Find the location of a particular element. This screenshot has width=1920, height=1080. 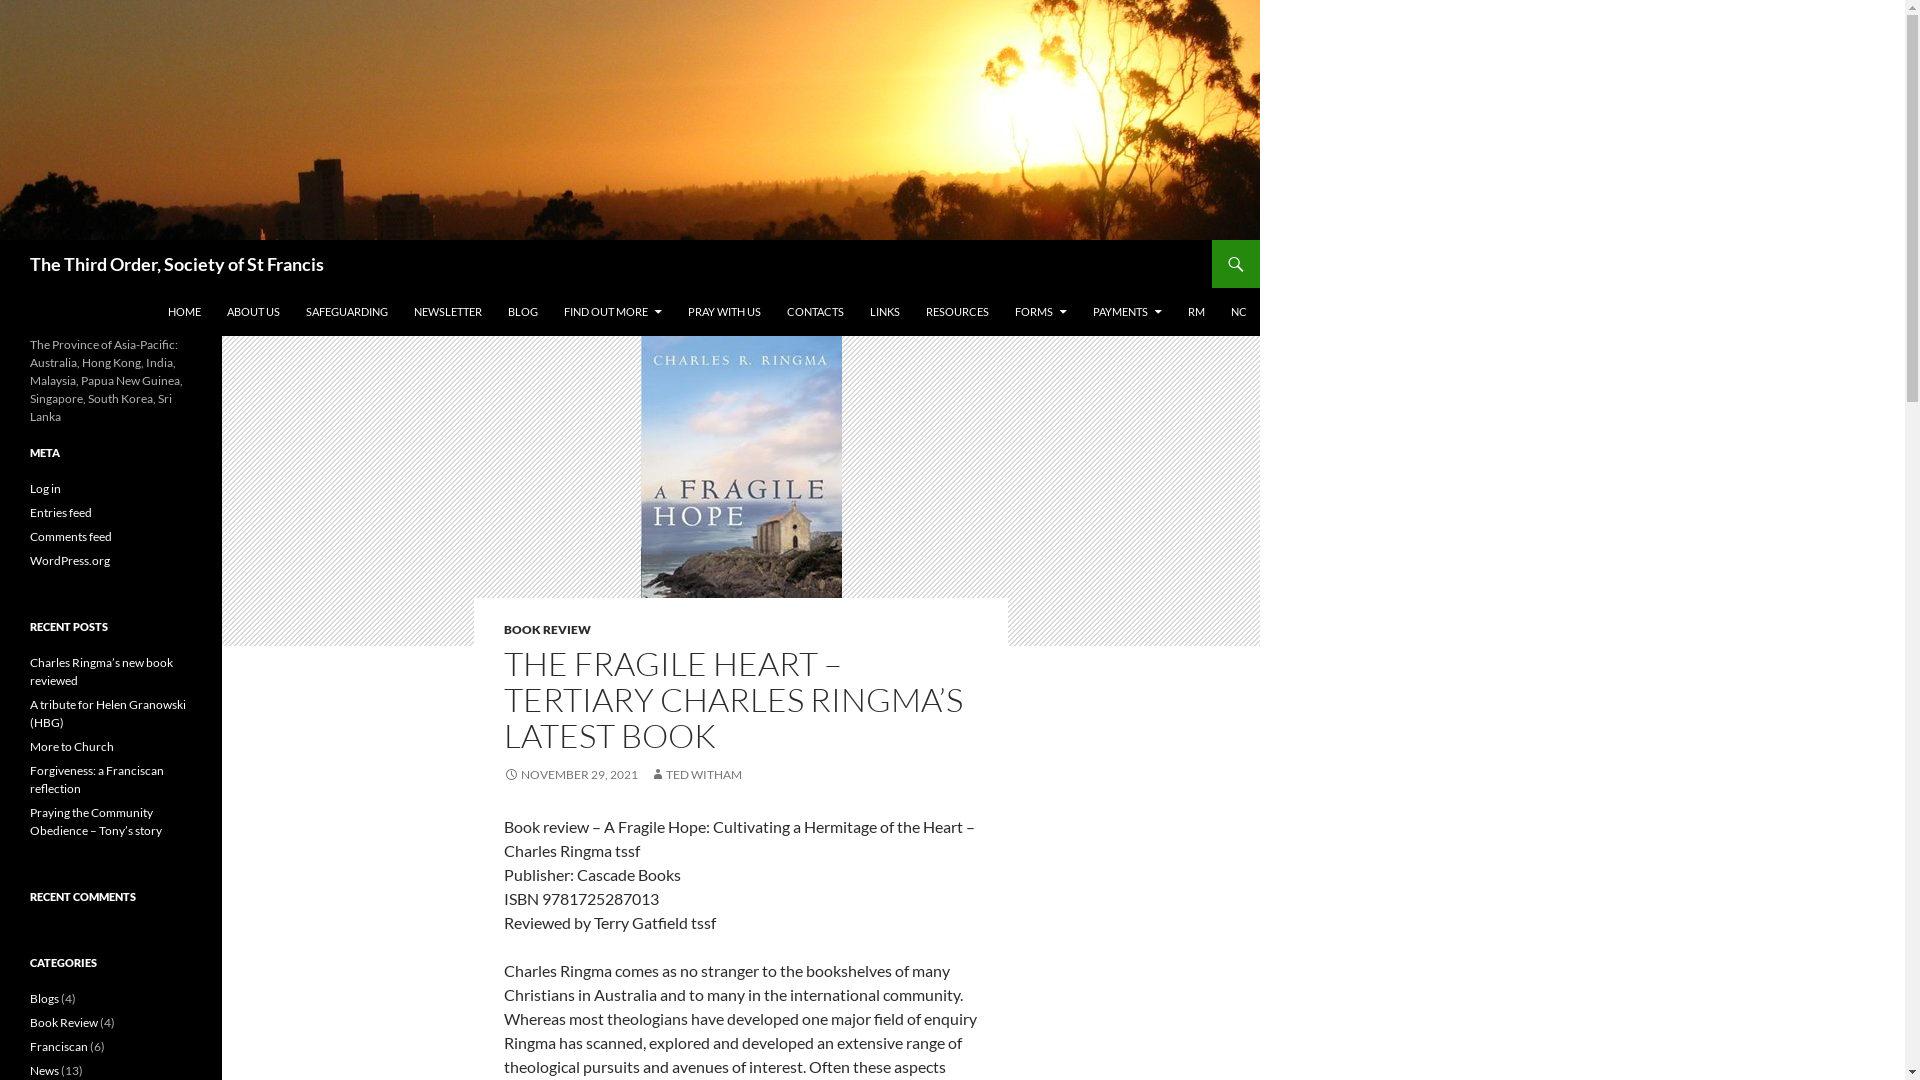

'FIND OUT MORE' is located at coordinates (612, 312).